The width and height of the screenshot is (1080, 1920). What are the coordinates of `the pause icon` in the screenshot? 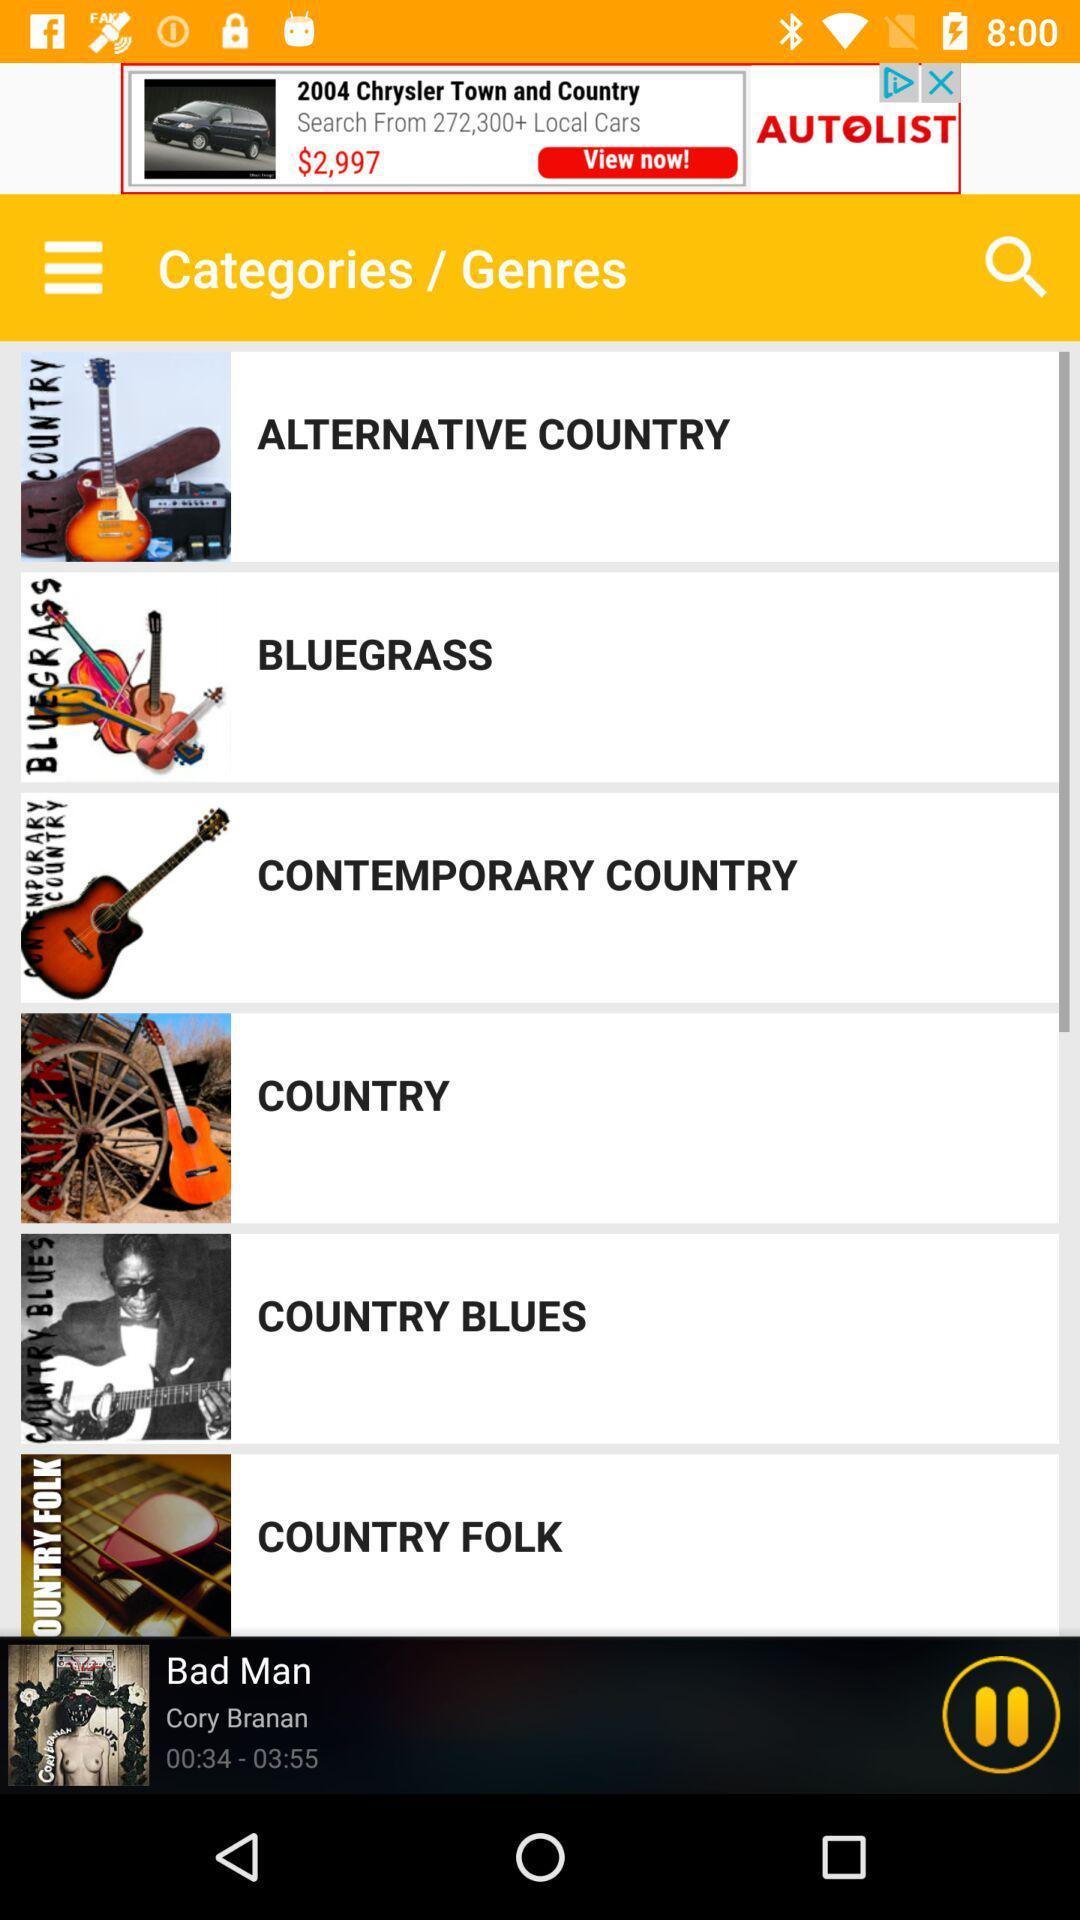 It's located at (1001, 1714).